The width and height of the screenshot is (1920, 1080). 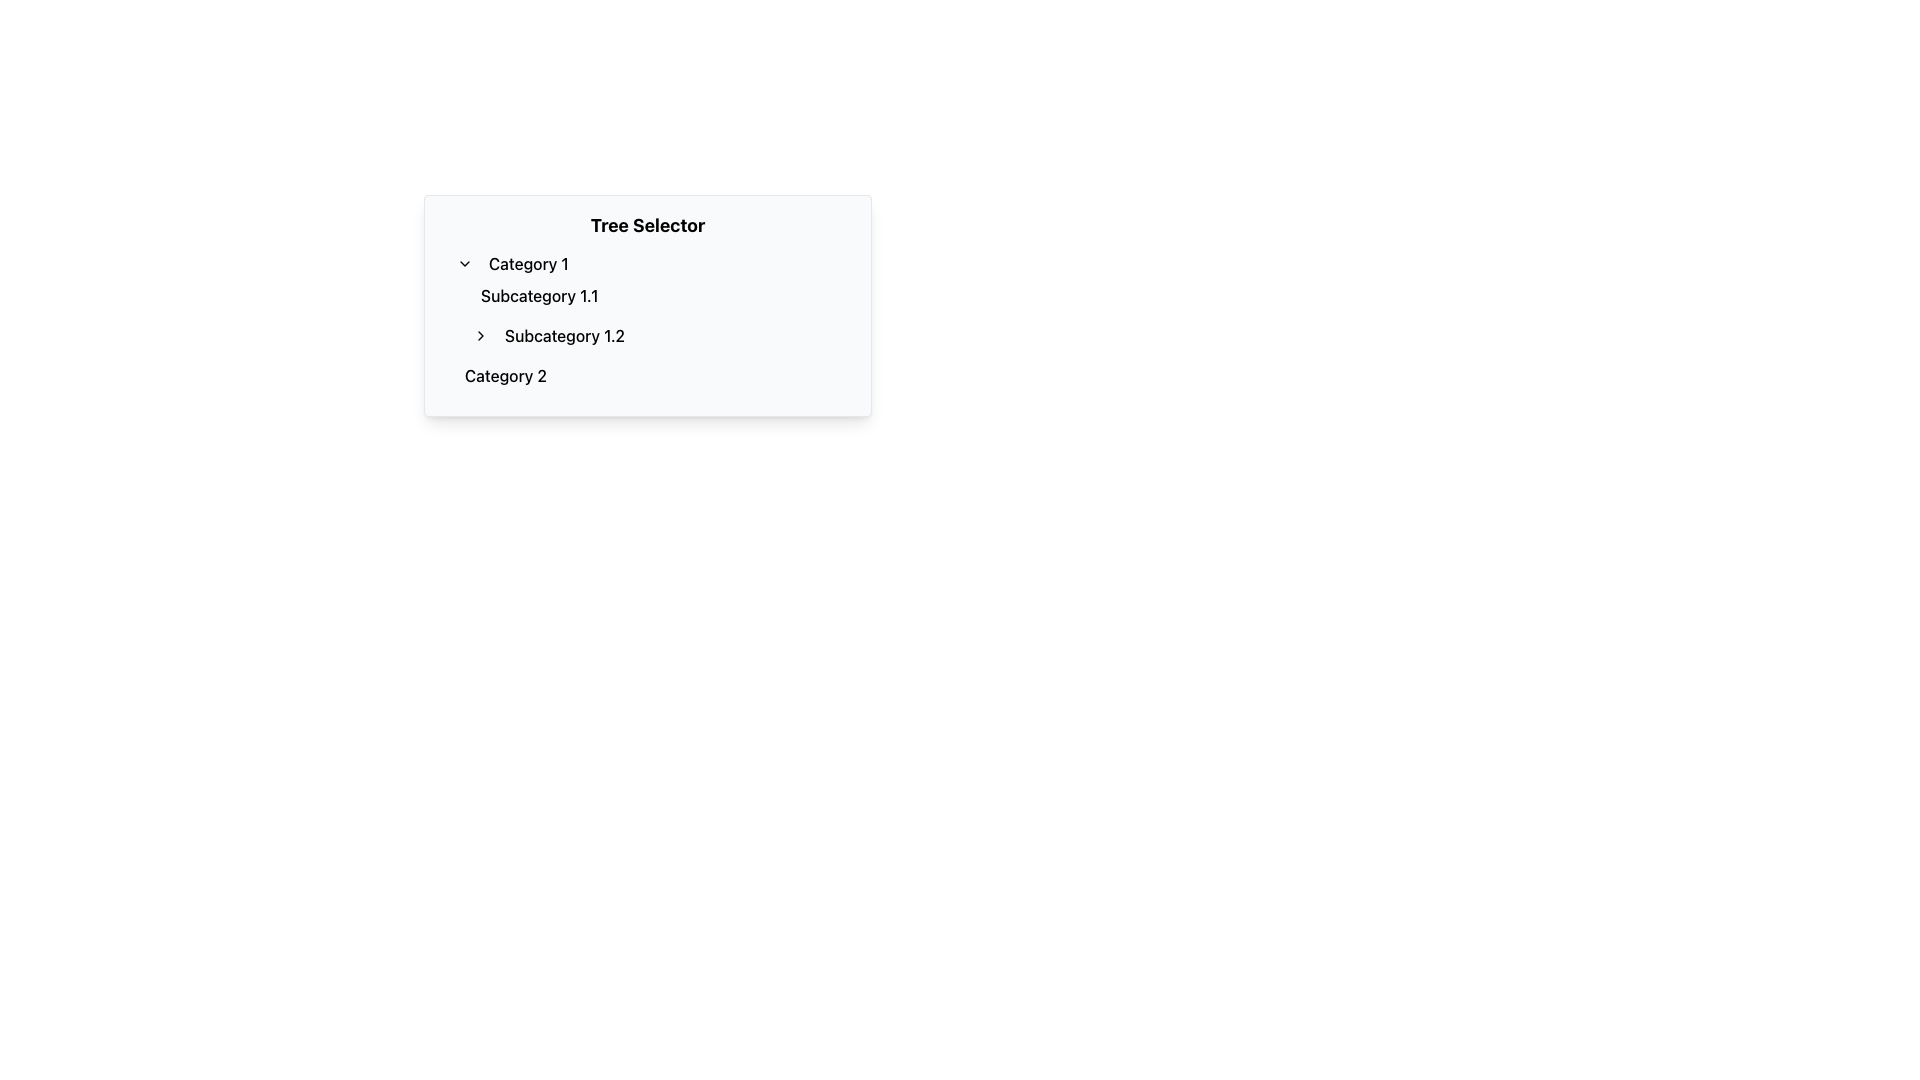 I want to click on the text link labeled 'Subcategory 1.2', so click(x=564, y=334).